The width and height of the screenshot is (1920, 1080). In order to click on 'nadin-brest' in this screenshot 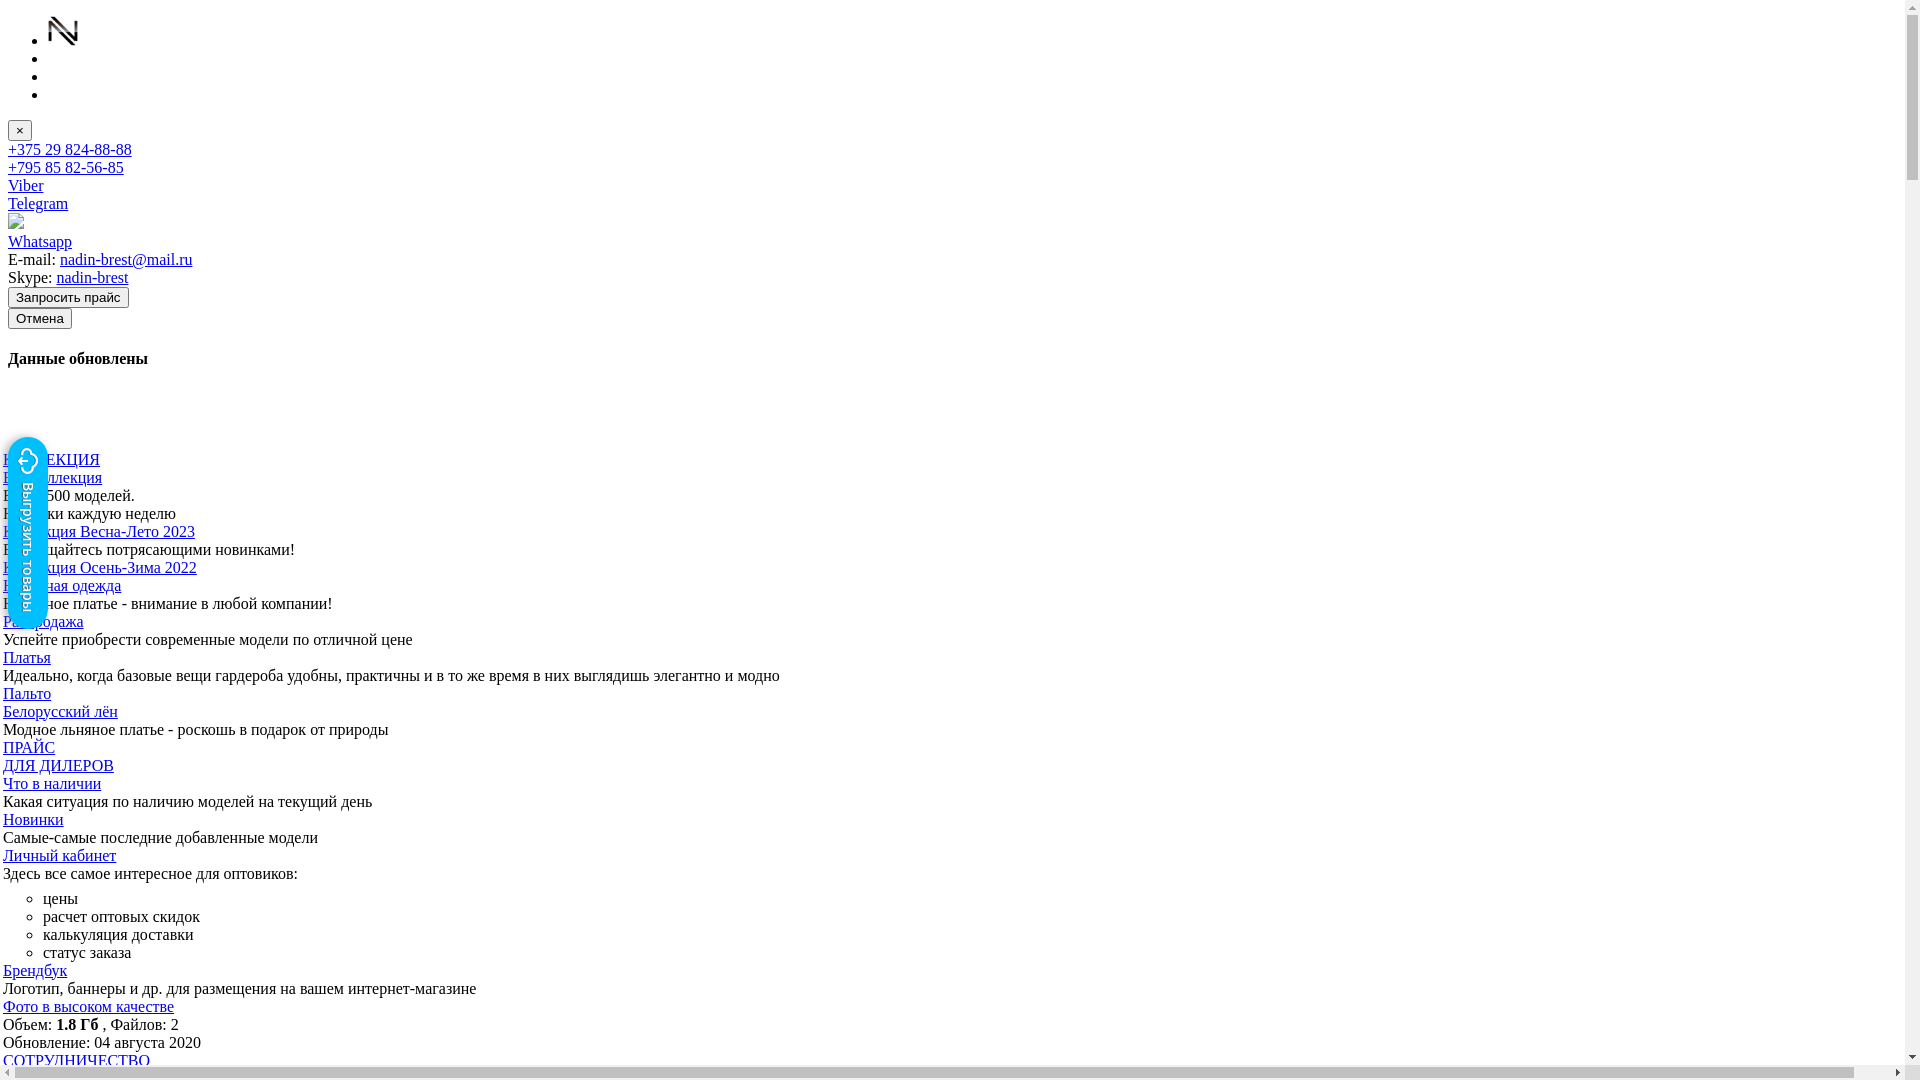, I will do `click(90, 277)`.